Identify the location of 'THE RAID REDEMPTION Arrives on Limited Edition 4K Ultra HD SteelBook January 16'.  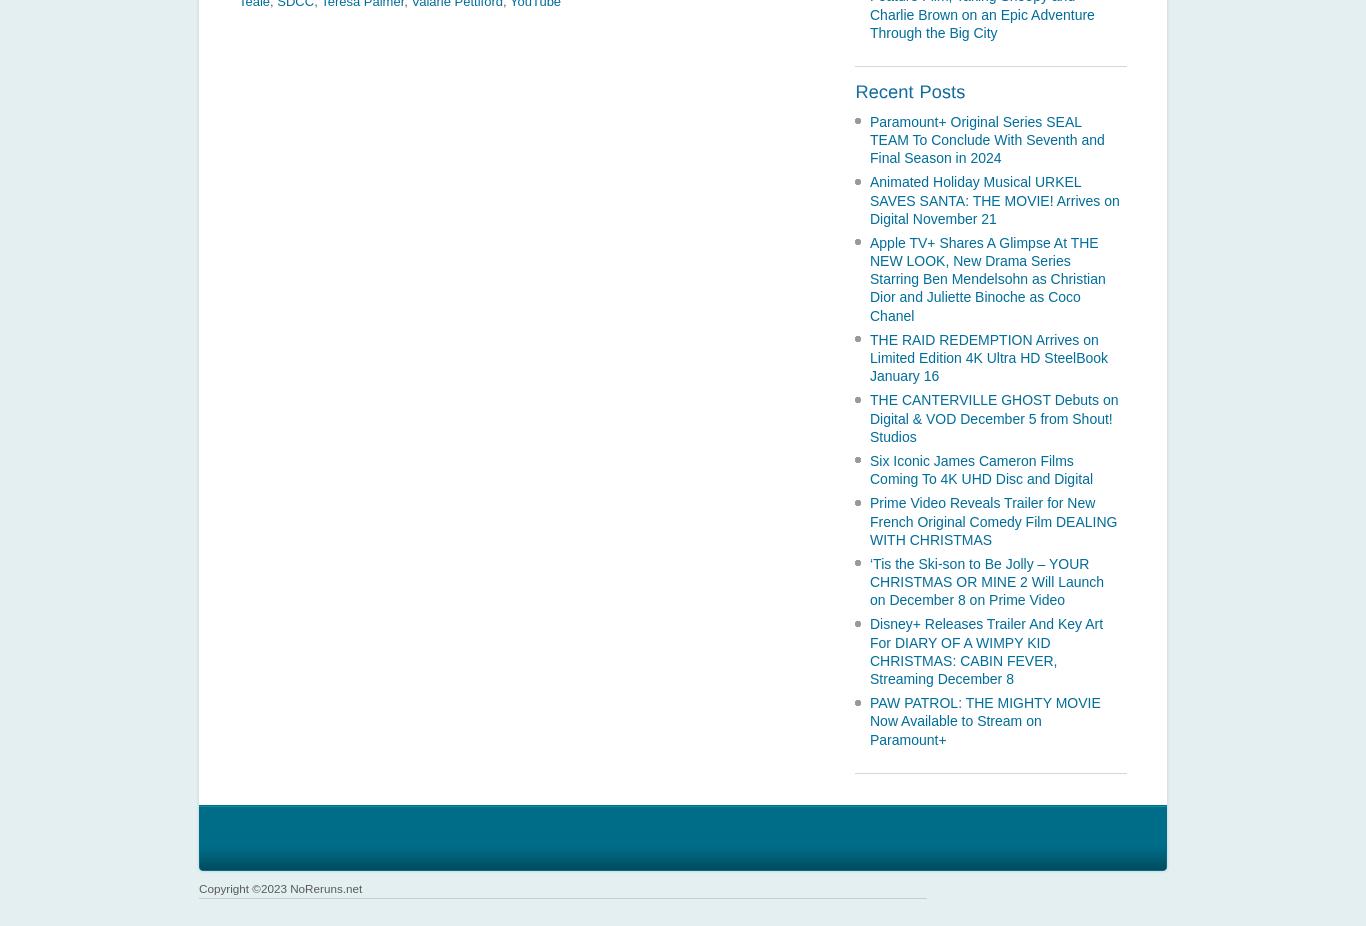
(988, 357).